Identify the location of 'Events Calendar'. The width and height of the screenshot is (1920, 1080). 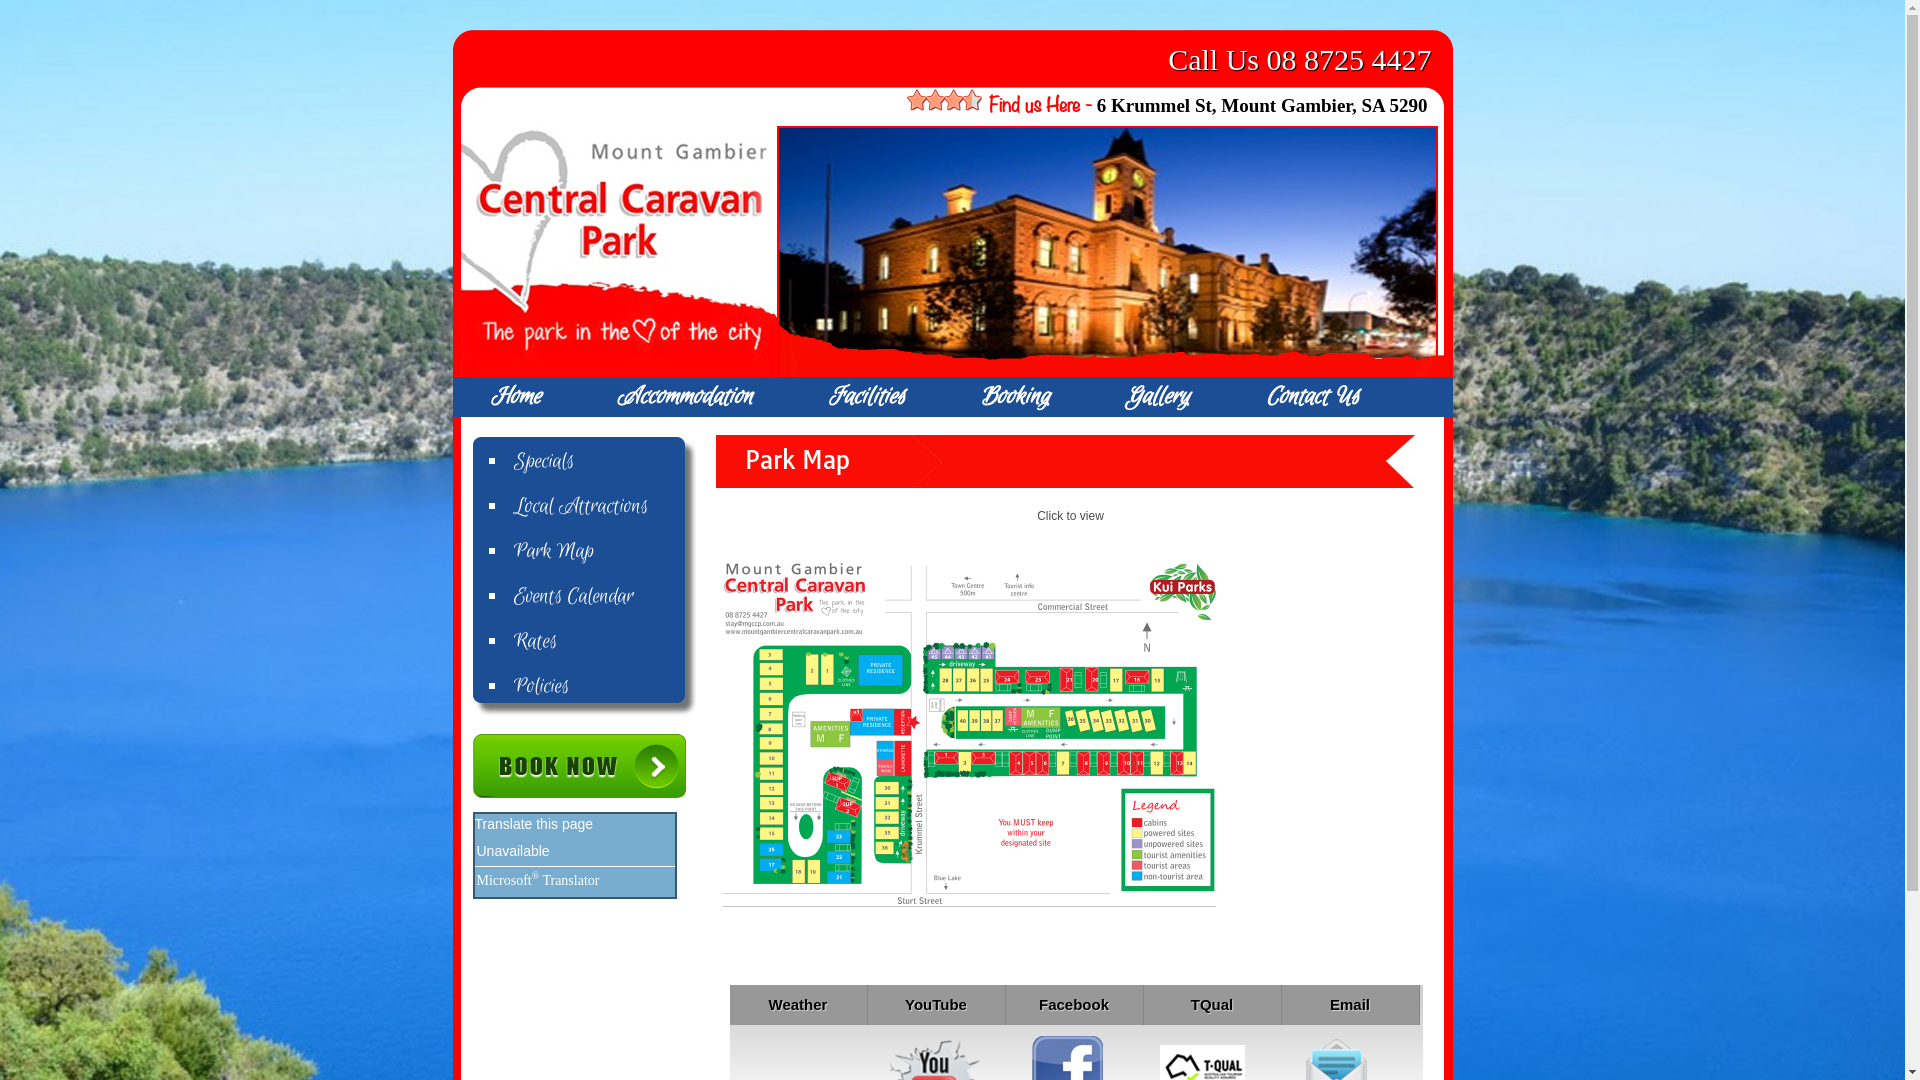
(603, 596).